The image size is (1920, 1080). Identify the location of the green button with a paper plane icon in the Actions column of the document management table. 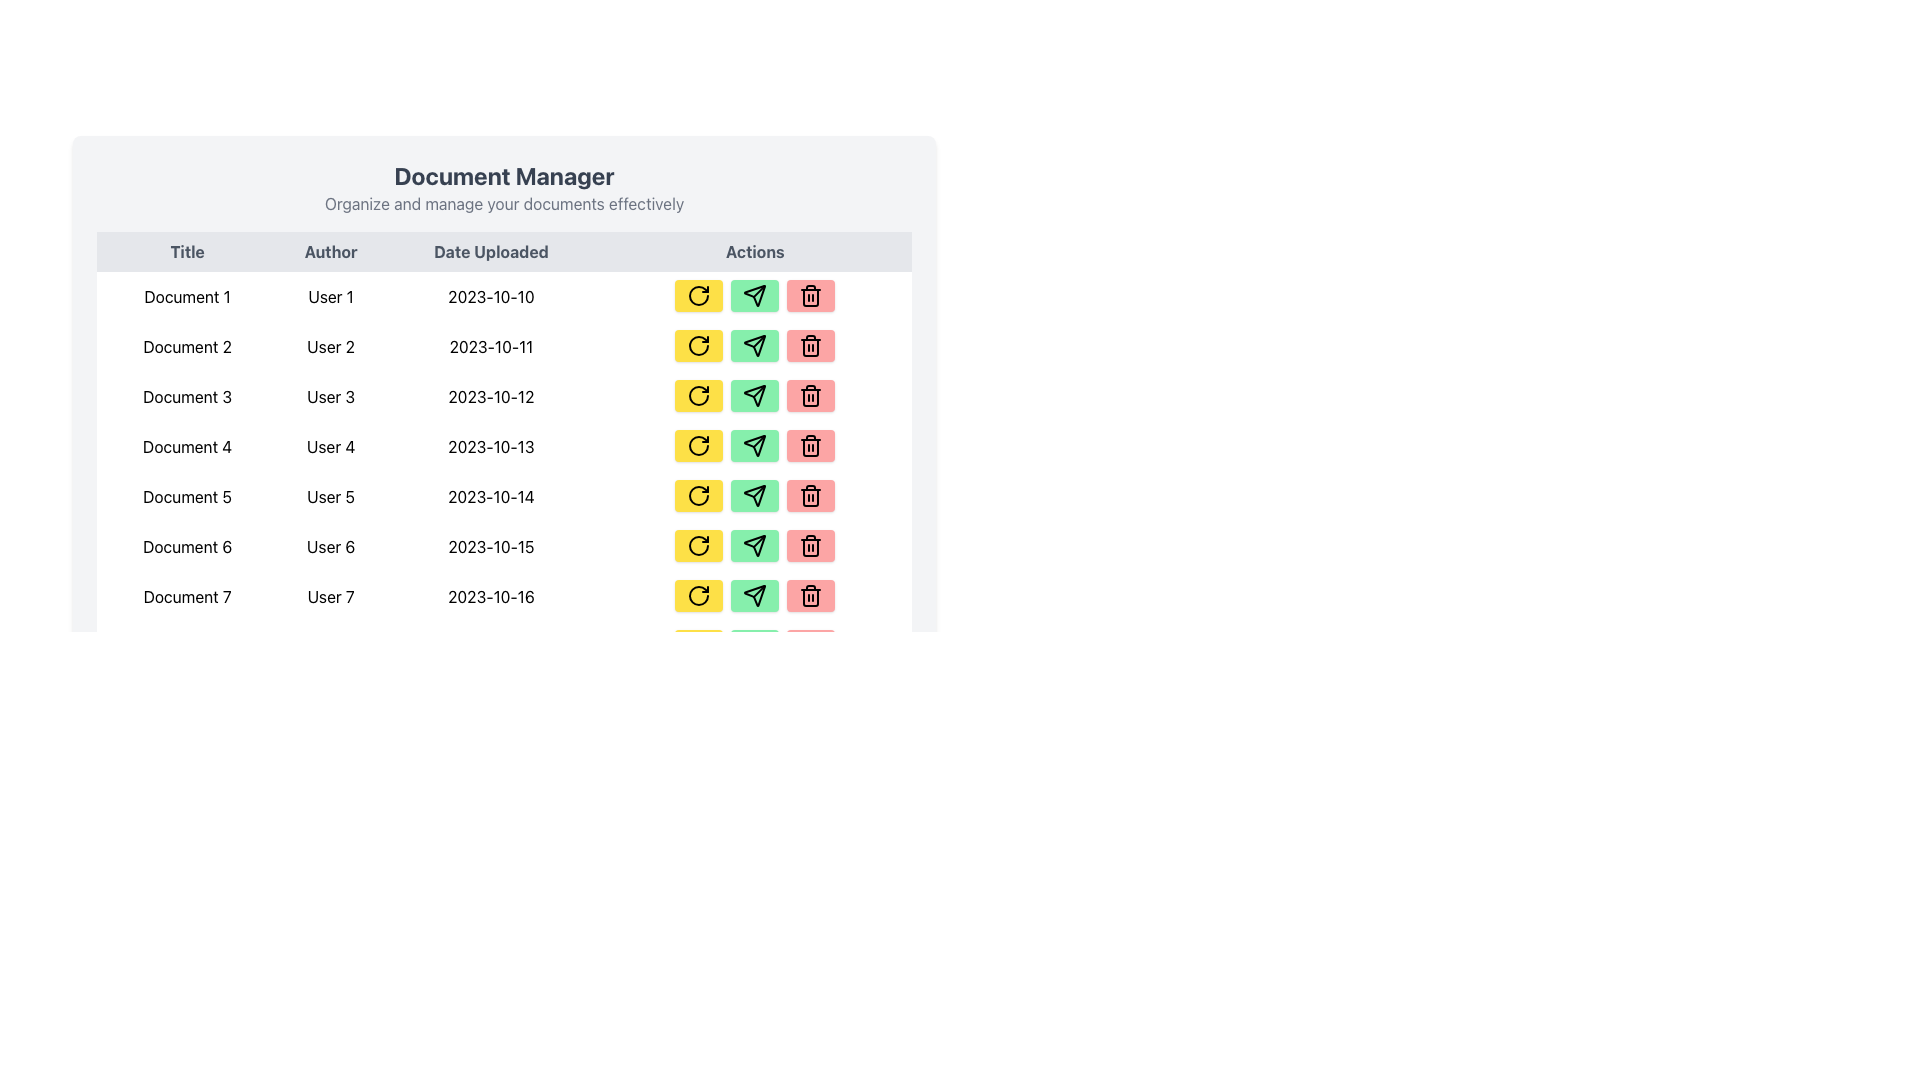
(754, 297).